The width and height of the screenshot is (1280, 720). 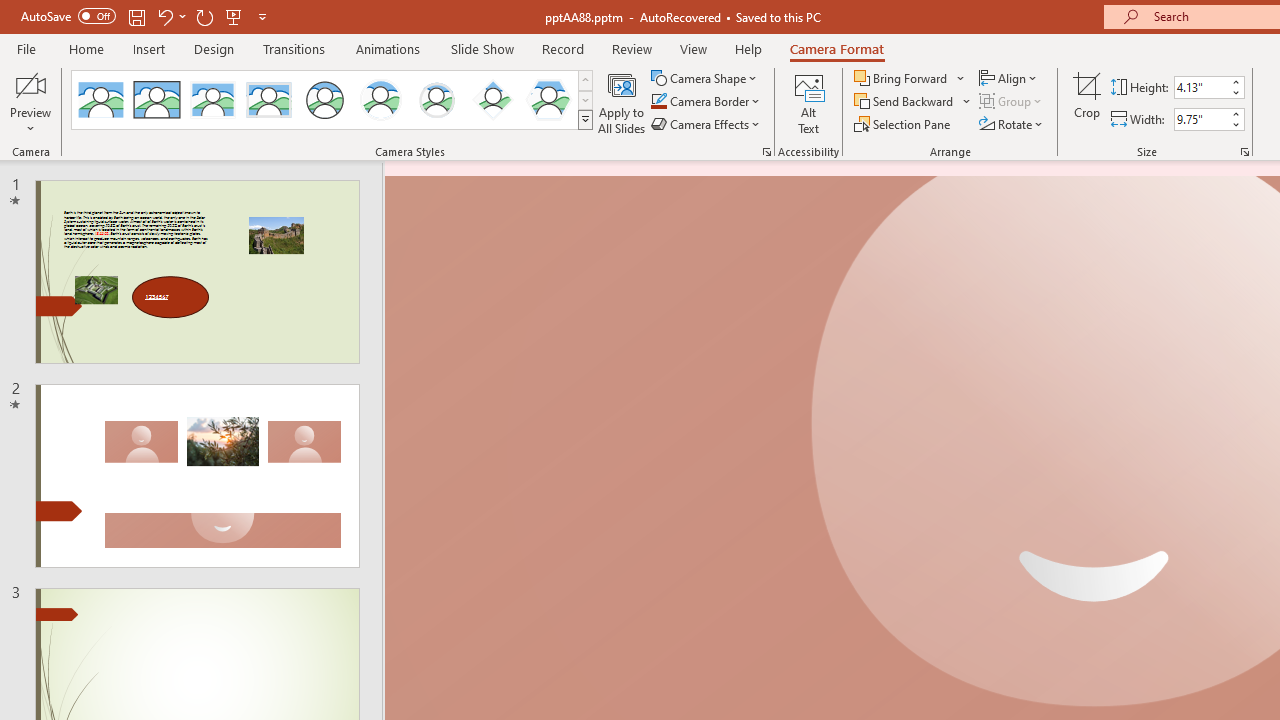 What do you see at coordinates (1243, 150) in the screenshot?
I see `'Size and Position...'` at bounding box center [1243, 150].